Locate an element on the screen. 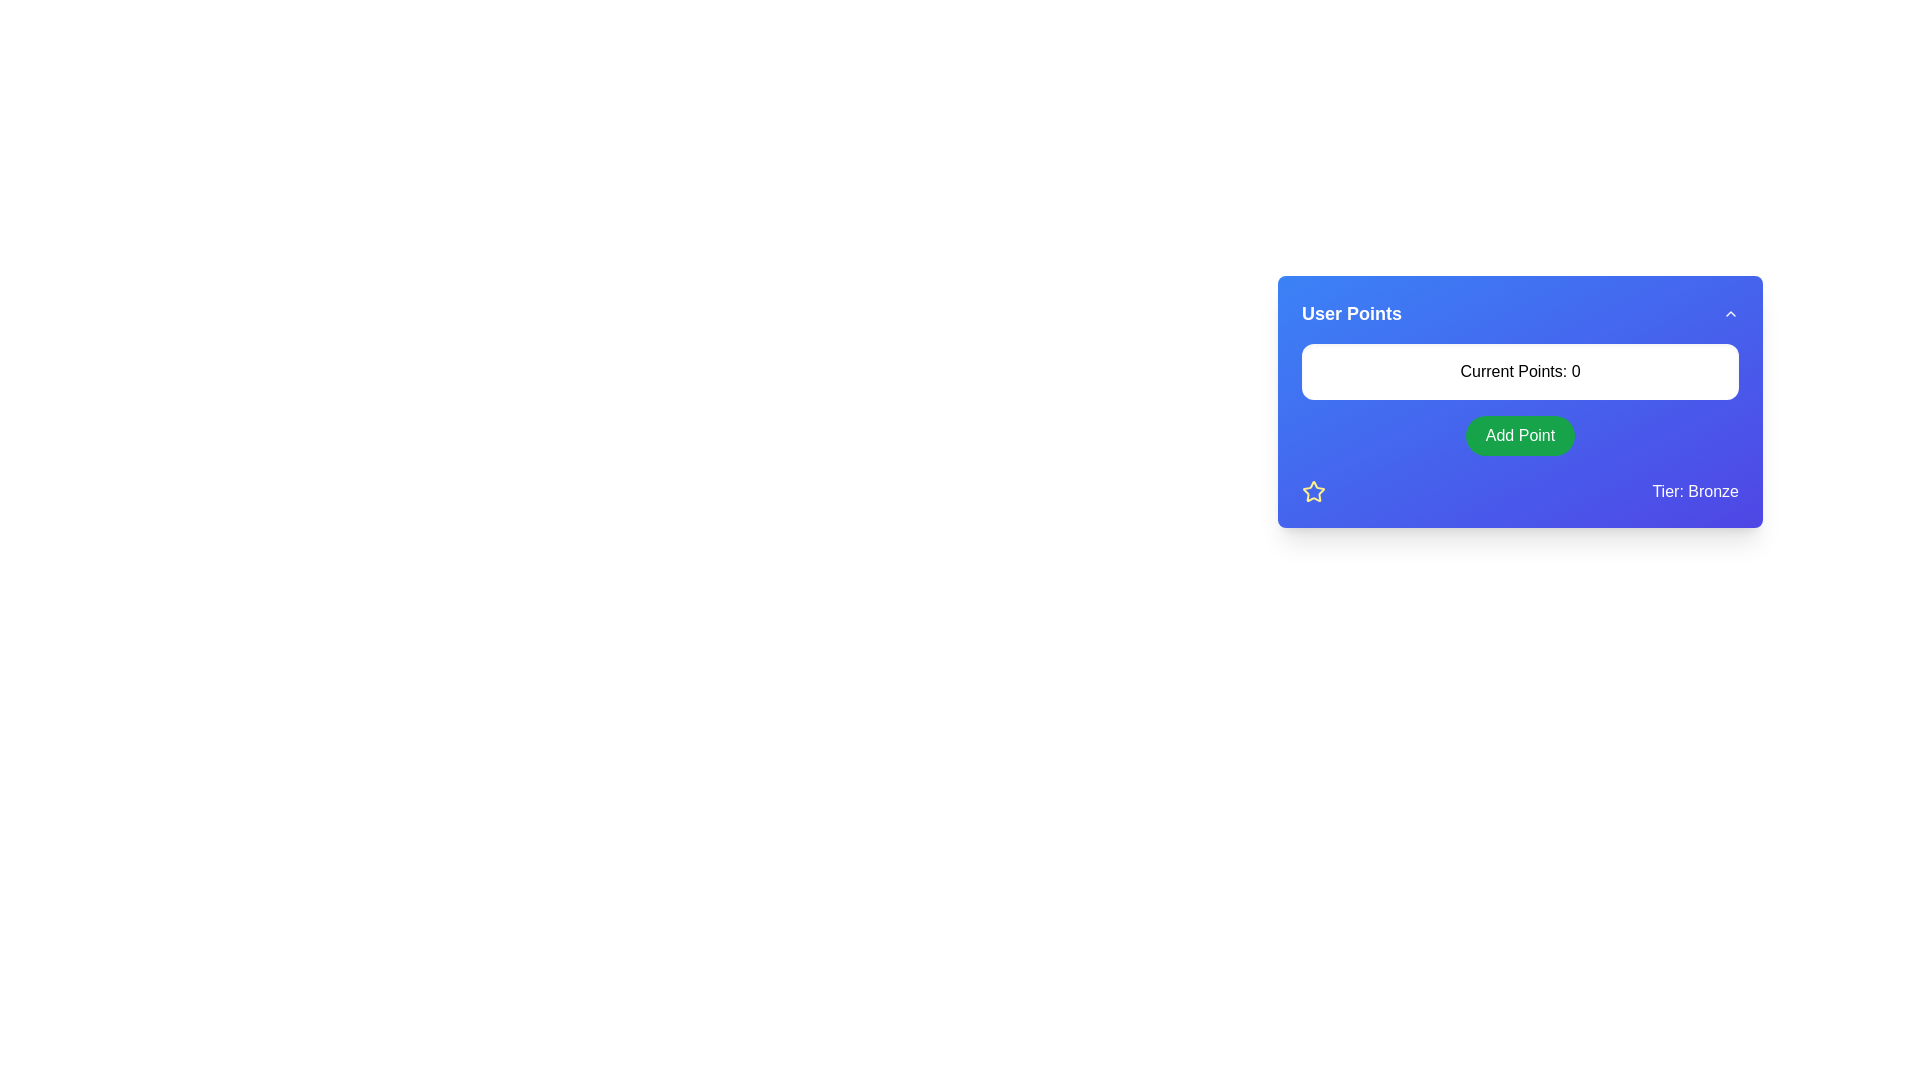 The width and height of the screenshot is (1920, 1080). the 'Add Point' button in the User Points card to trigger a visual effect is located at coordinates (1520, 423).